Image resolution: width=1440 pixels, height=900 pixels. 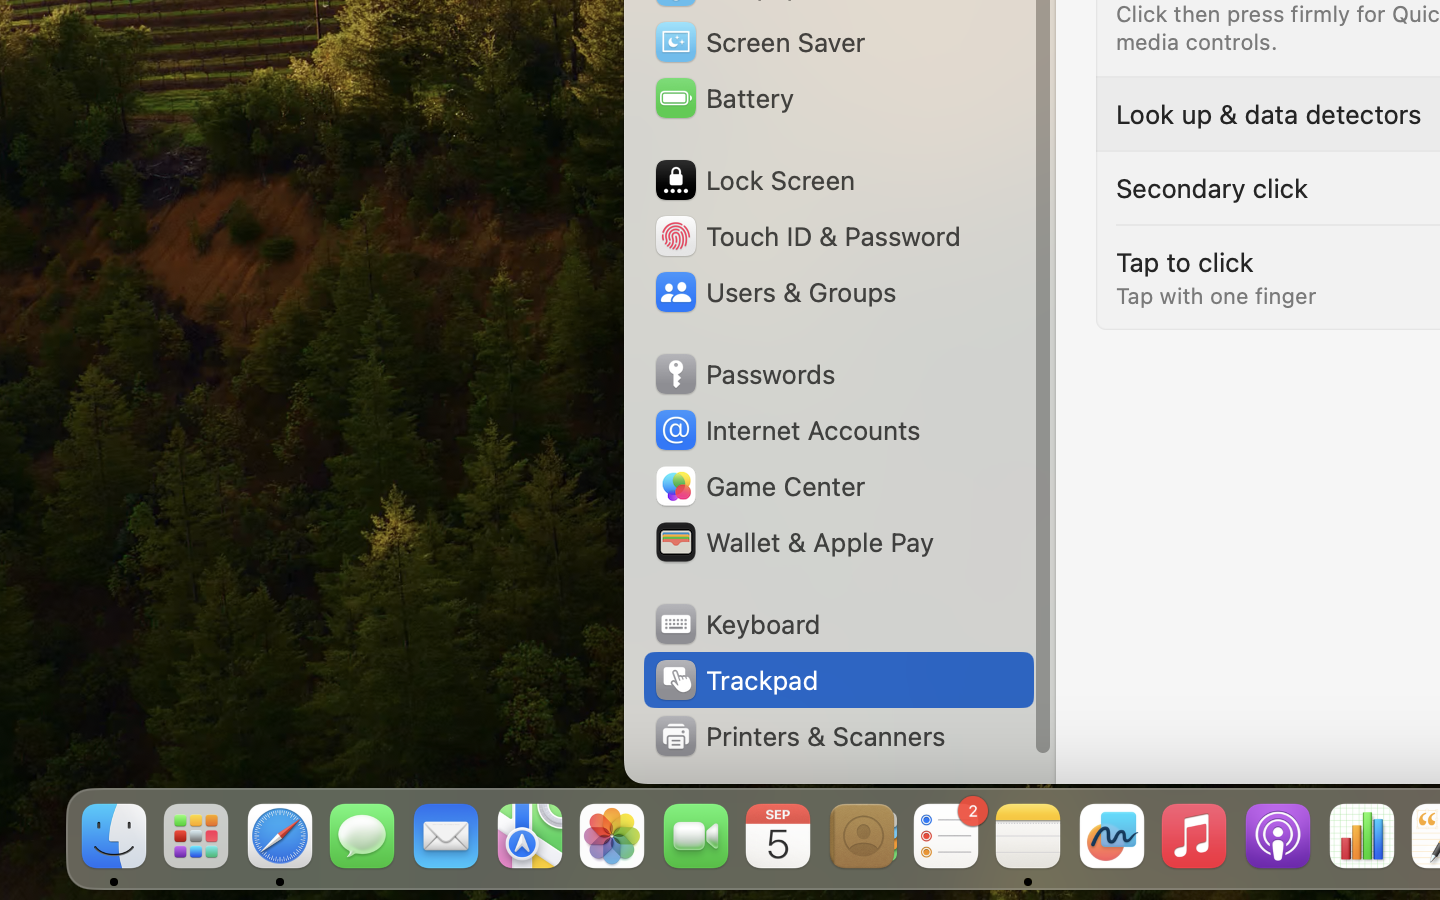 What do you see at coordinates (799, 735) in the screenshot?
I see `'Printers & Scanners'` at bounding box center [799, 735].